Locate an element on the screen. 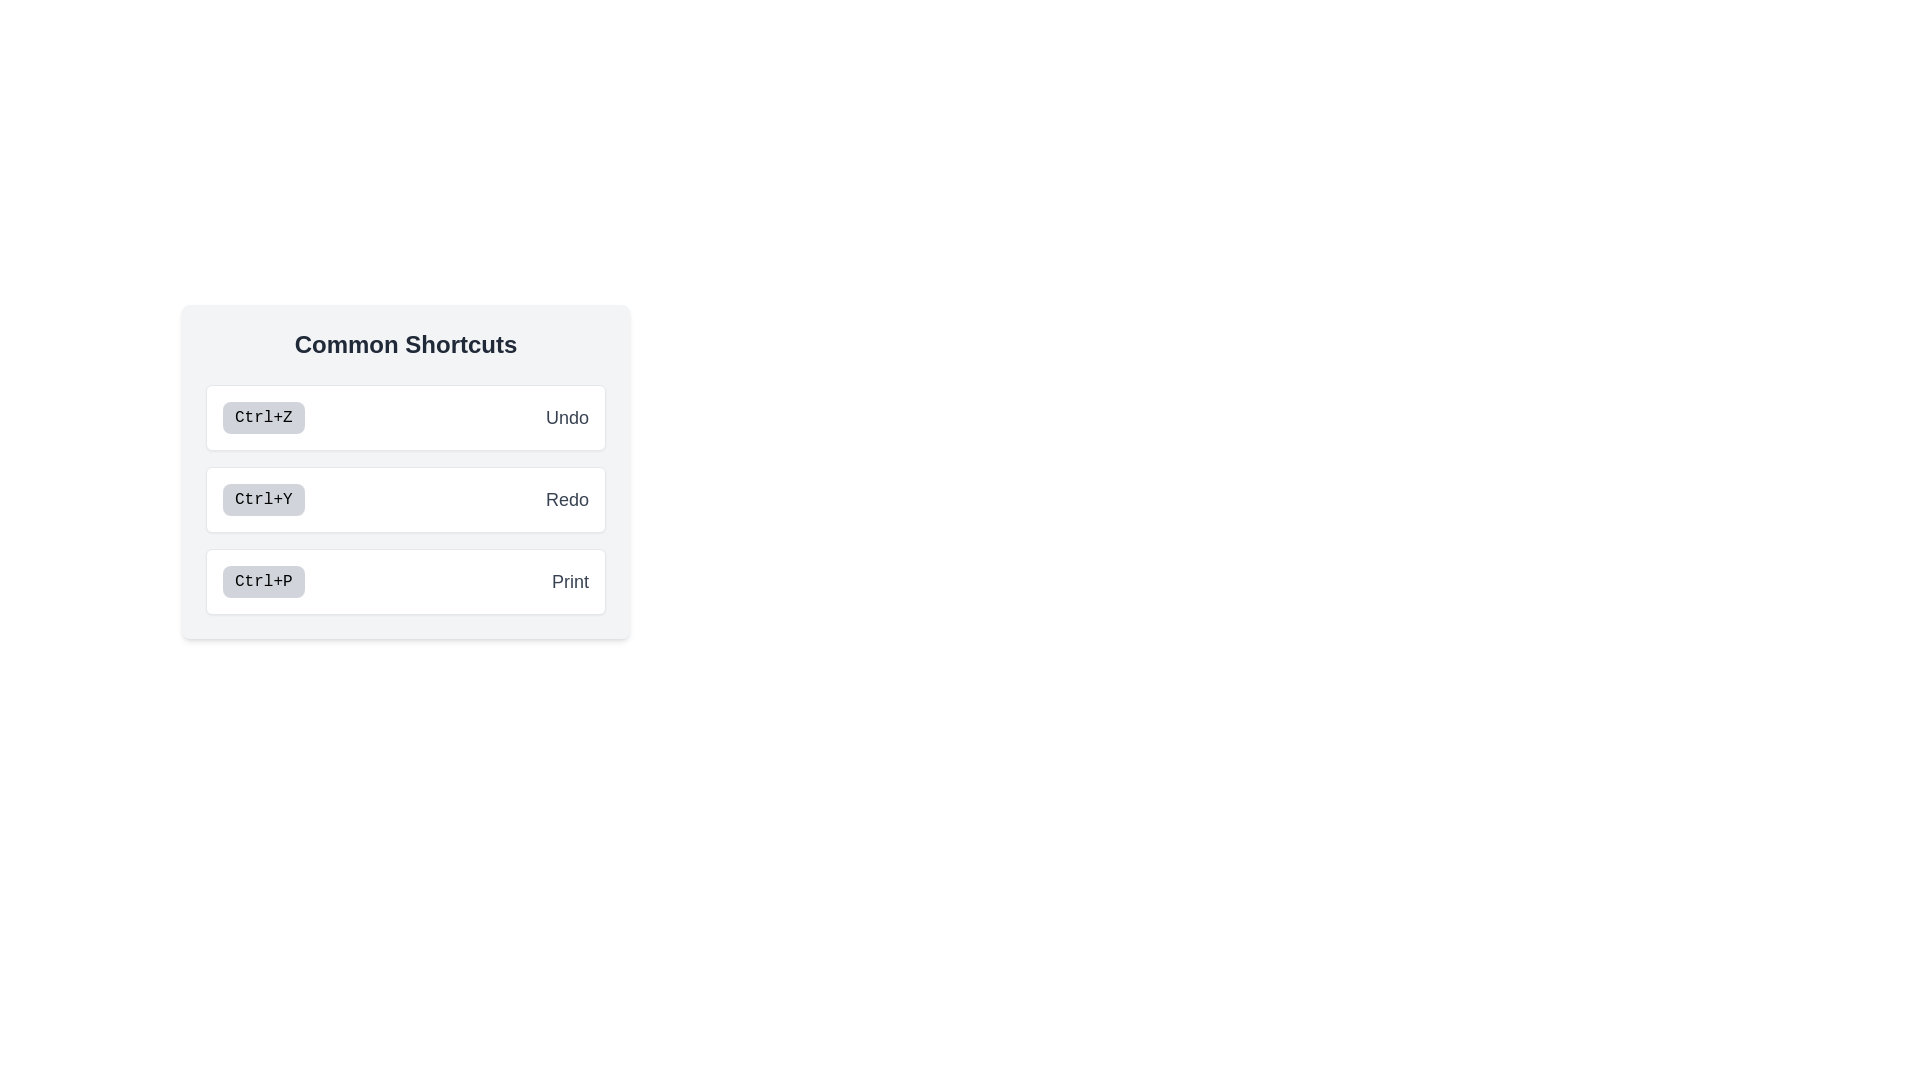 Image resolution: width=1920 pixels, height=1080 pixels. the 'Ctrl+Y Redo' shortcut descriptor, which is the second item in the list of common shortcuts, located in the vertically centered frame labeled 'Common Shortcuts' is located at coordinates (405, 499).